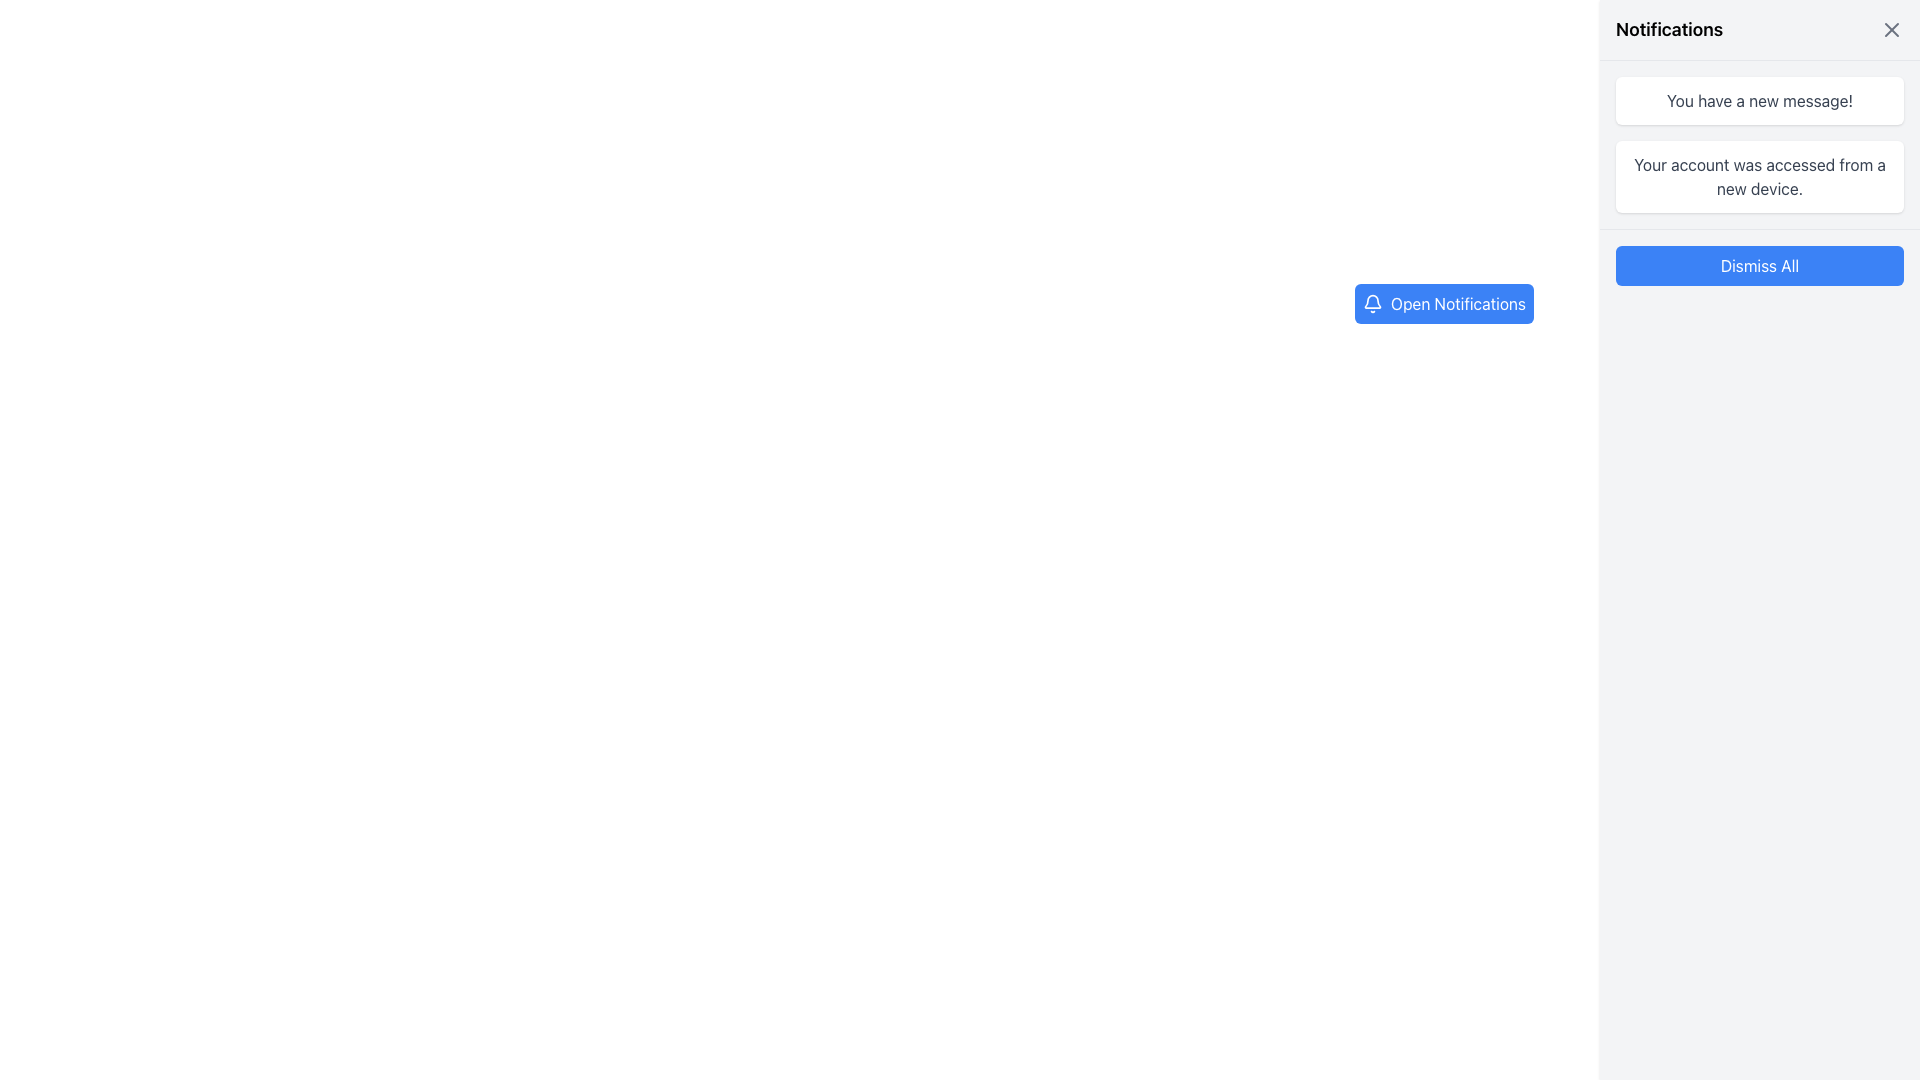 The image size is (1920, 1080). Describe the element at coordinates (1458, 304) in the screenshot. I see `font and styling properties of the Text Label located within the button component, which indicates that clicking the button will open the notifications panel` at that location.